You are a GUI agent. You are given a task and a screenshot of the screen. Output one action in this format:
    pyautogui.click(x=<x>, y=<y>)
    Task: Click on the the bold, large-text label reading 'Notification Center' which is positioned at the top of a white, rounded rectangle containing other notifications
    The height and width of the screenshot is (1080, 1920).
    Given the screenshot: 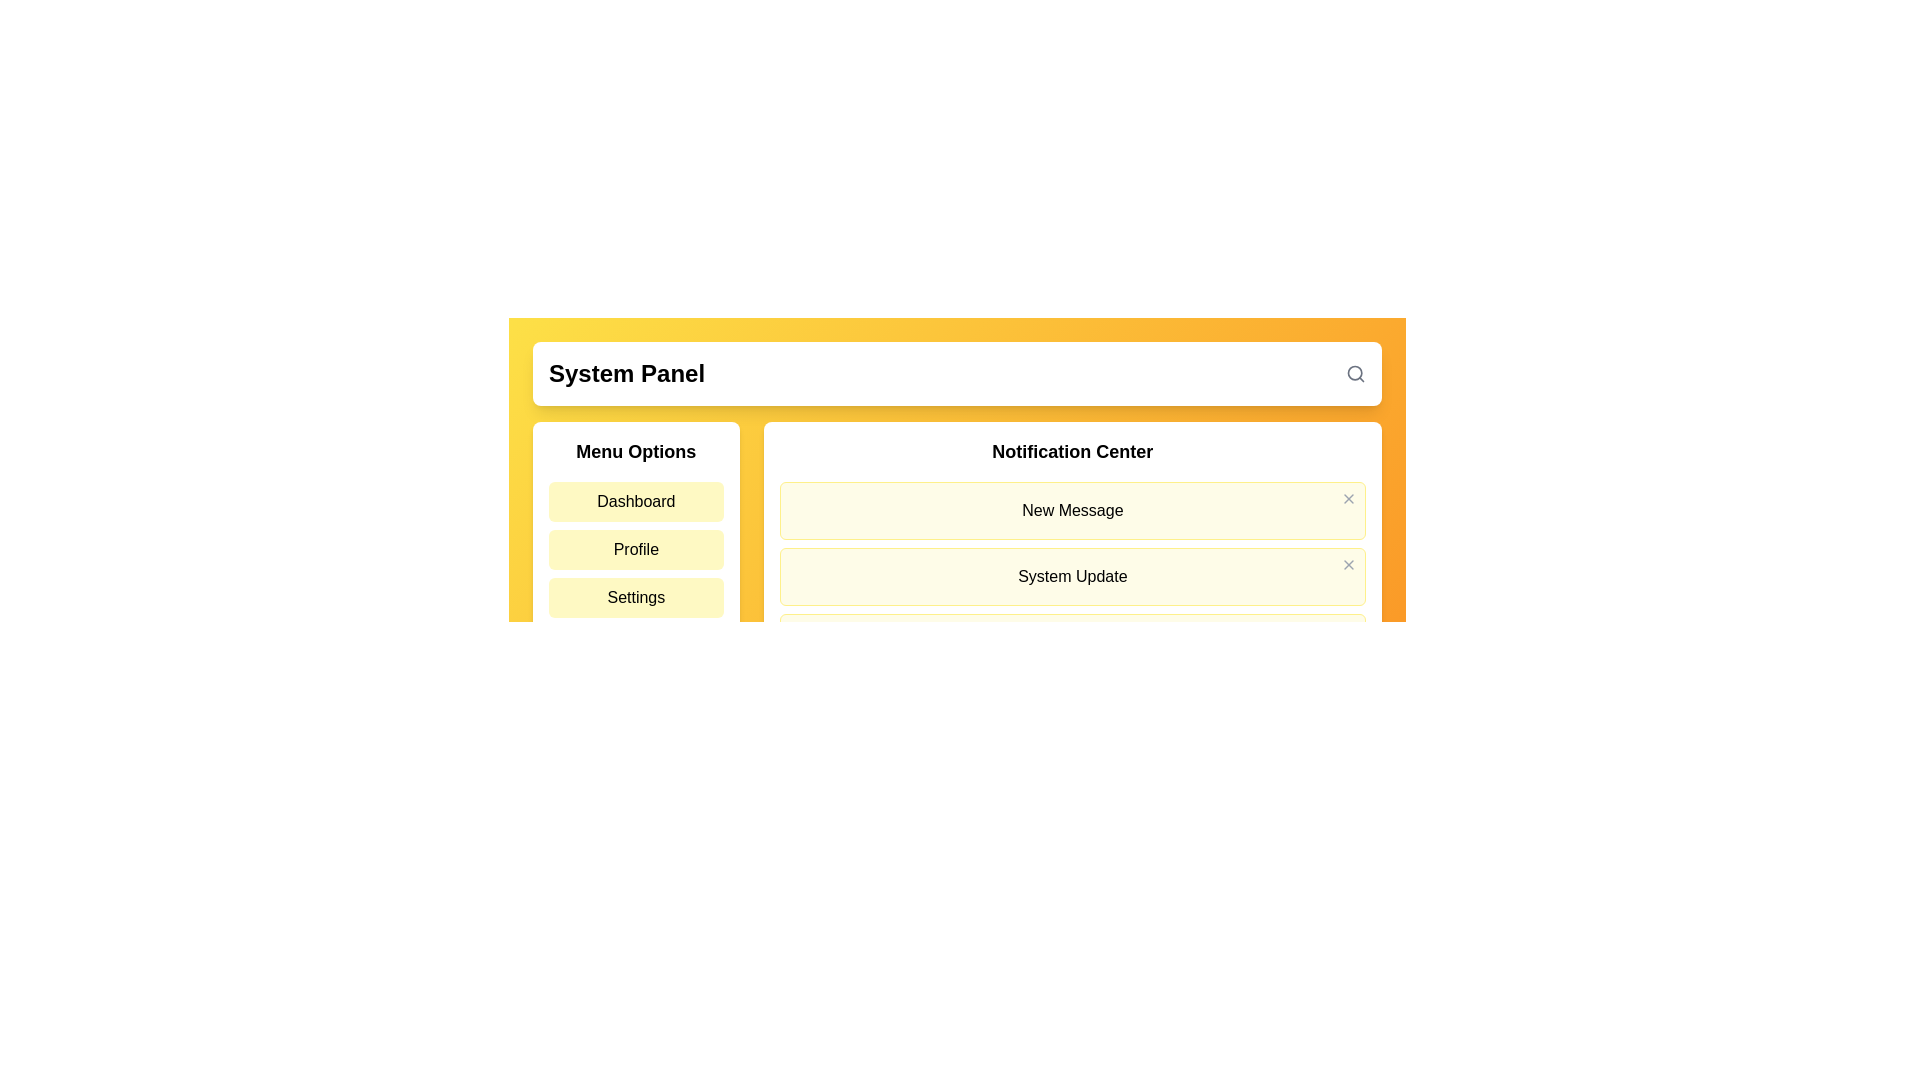 What is the action you would take?
    pyautogui.click(x=1071, y=451)
    